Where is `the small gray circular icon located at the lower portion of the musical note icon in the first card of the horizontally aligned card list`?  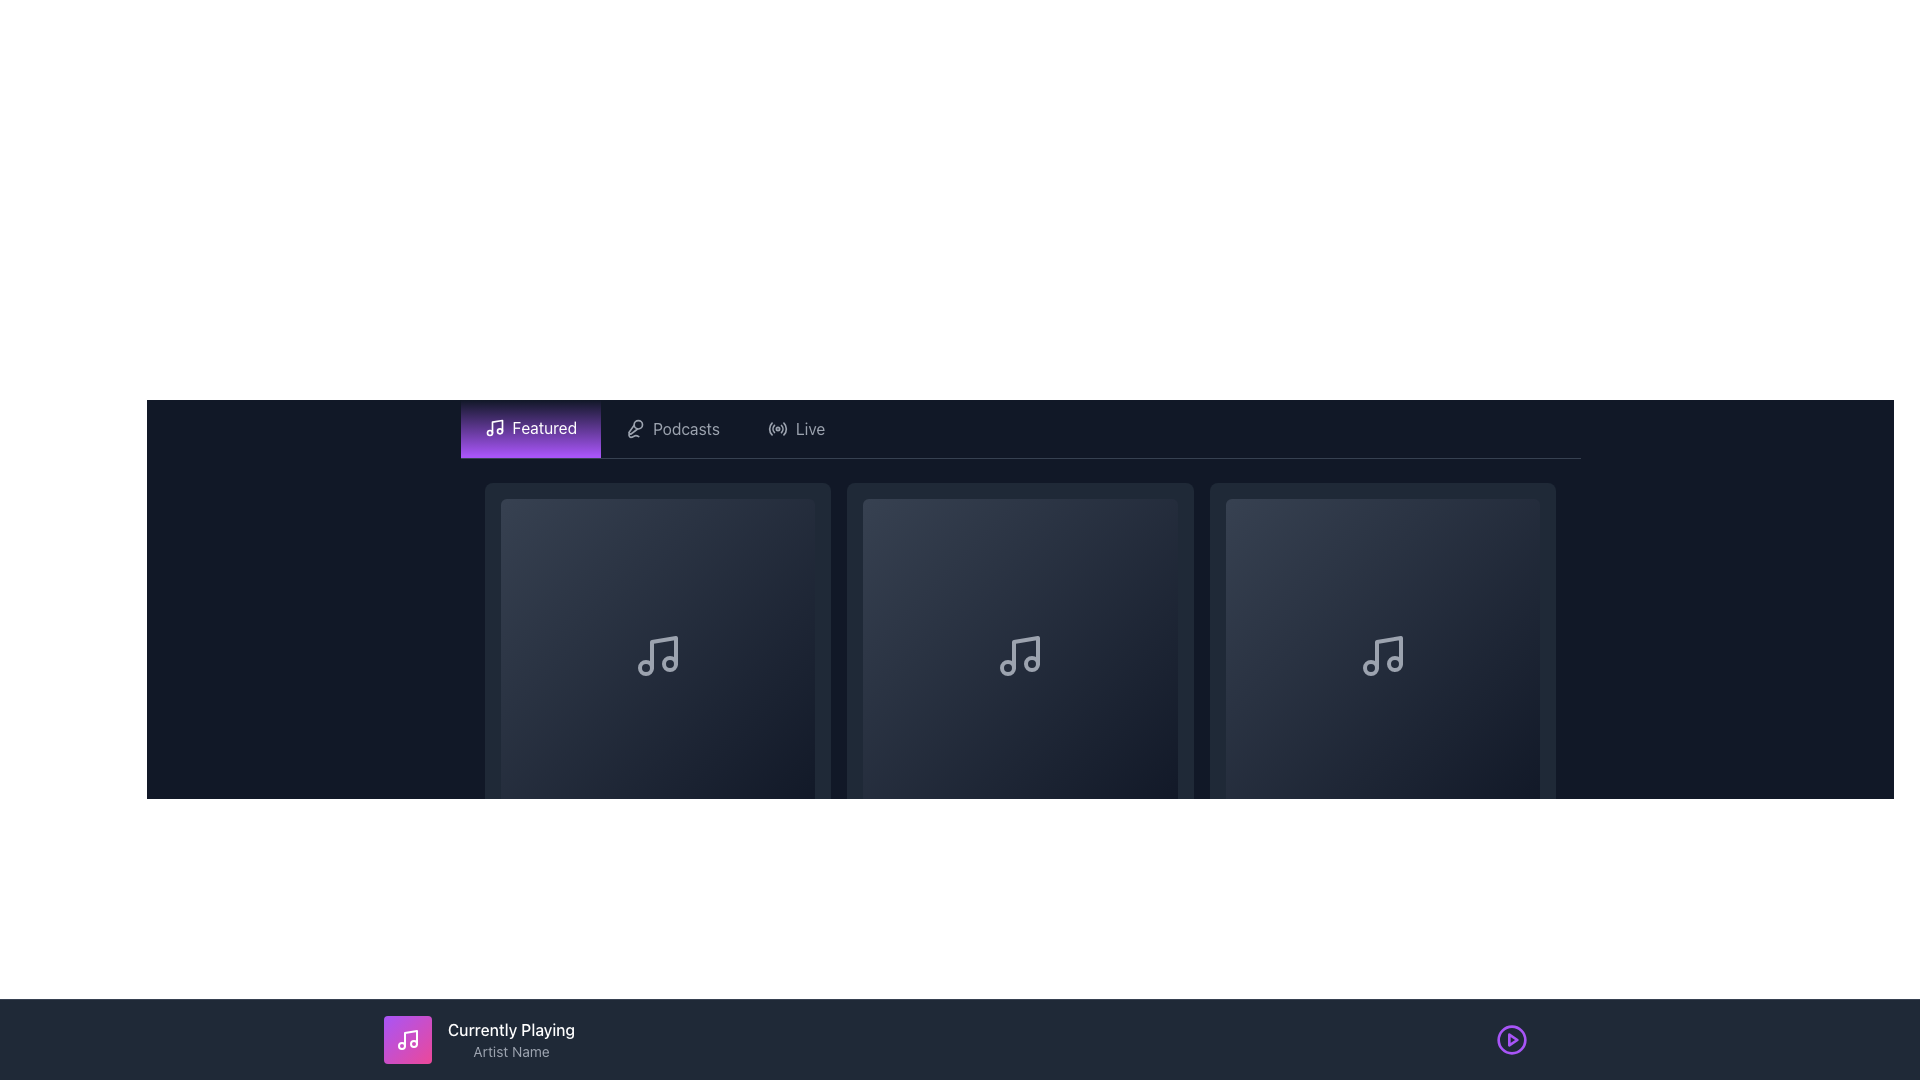
the small gray circular icon located at the lower portion of the musical note icon in the first card of the horizontally aligned card list is located at coordinates (669, 664).